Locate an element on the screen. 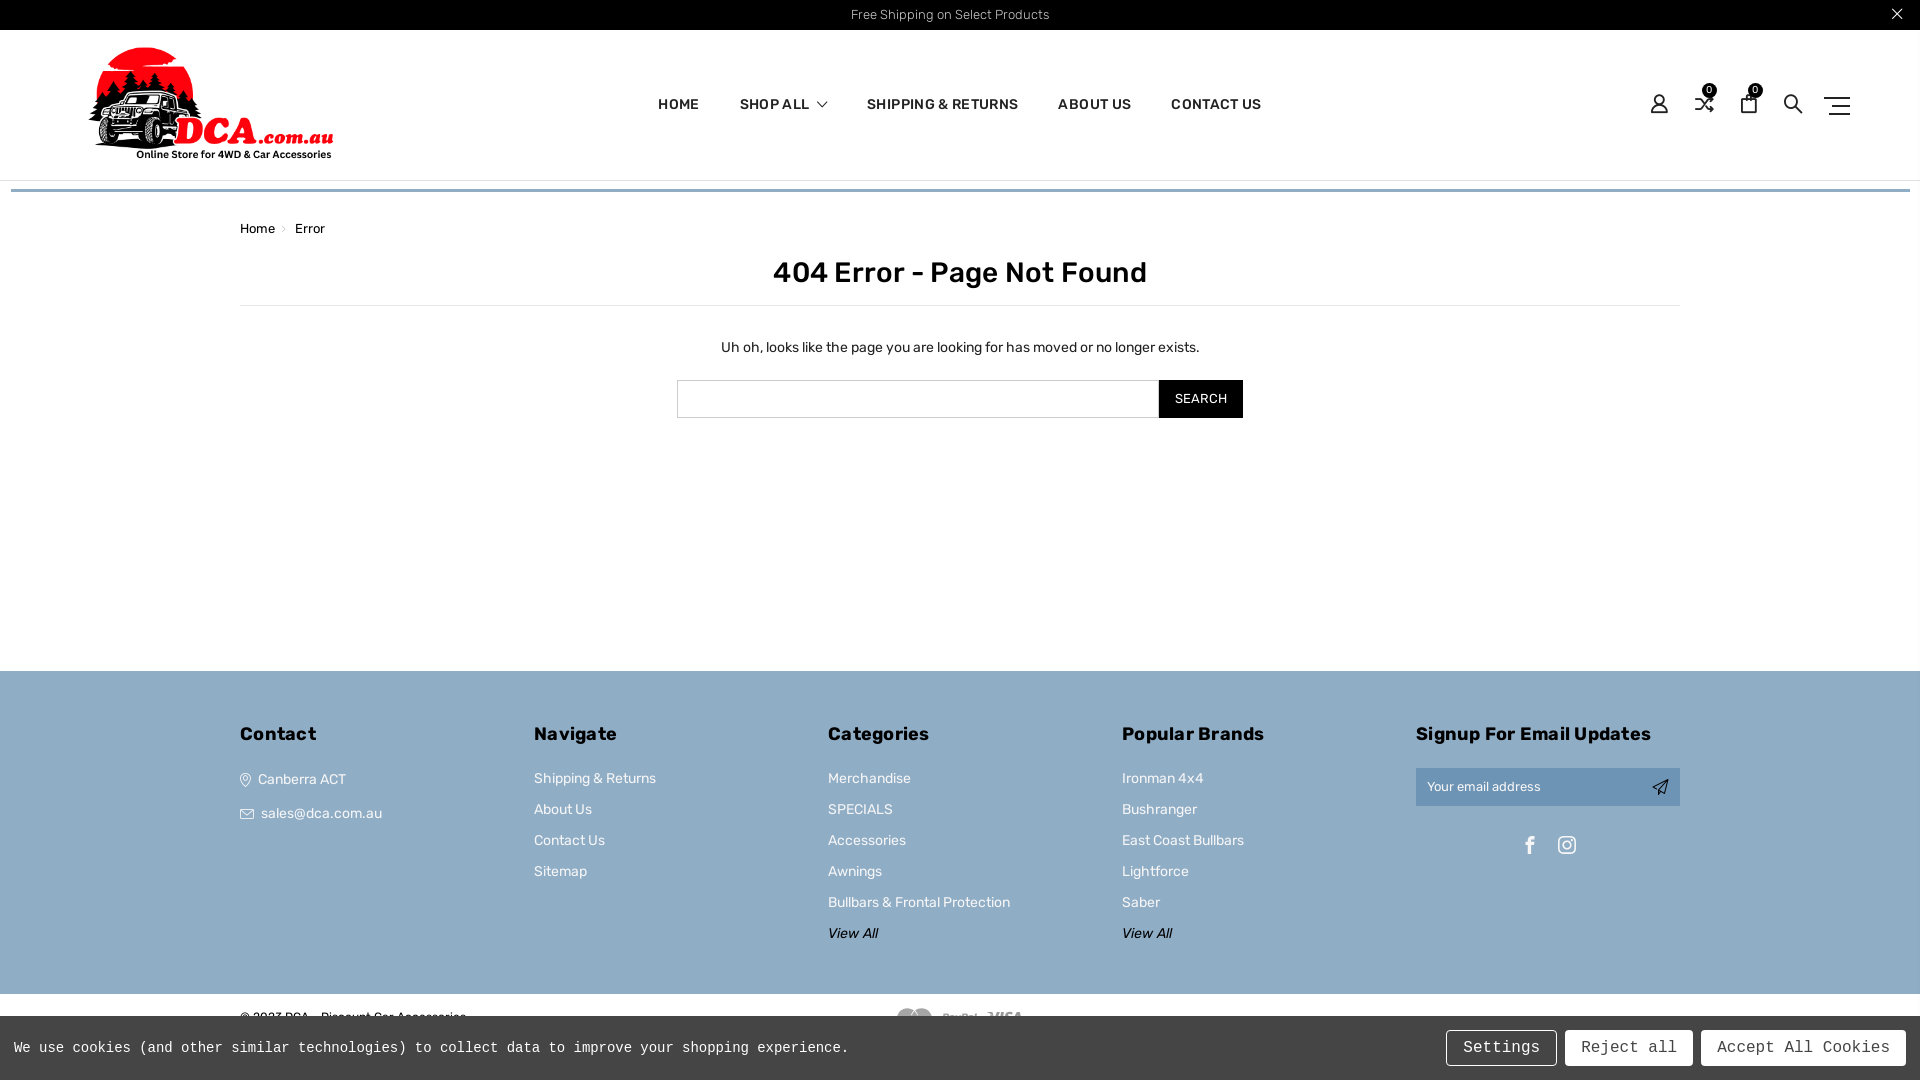 The image size is (1920, 1080). 'East Coast Bullbars' is located at coordinates (1182, 840).